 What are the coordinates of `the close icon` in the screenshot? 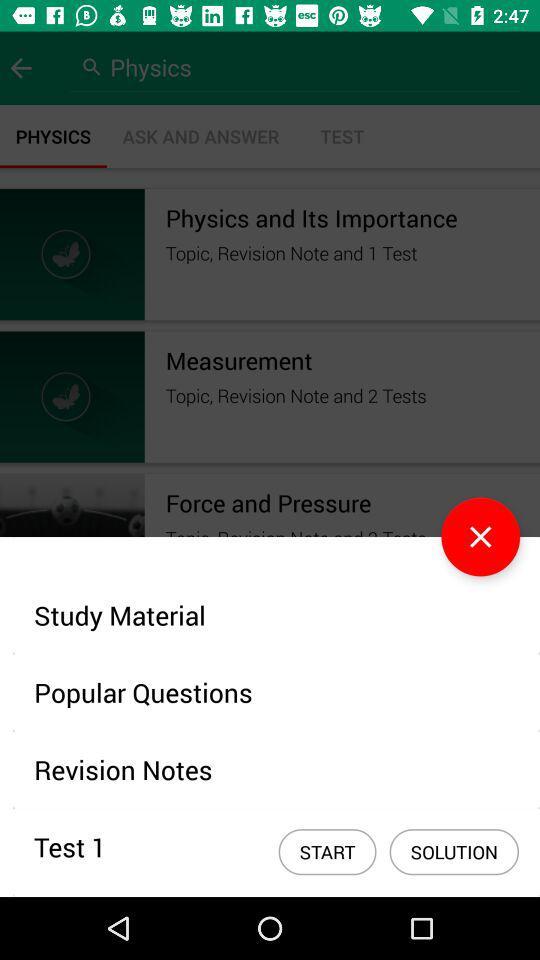 It's located at (479, 536).